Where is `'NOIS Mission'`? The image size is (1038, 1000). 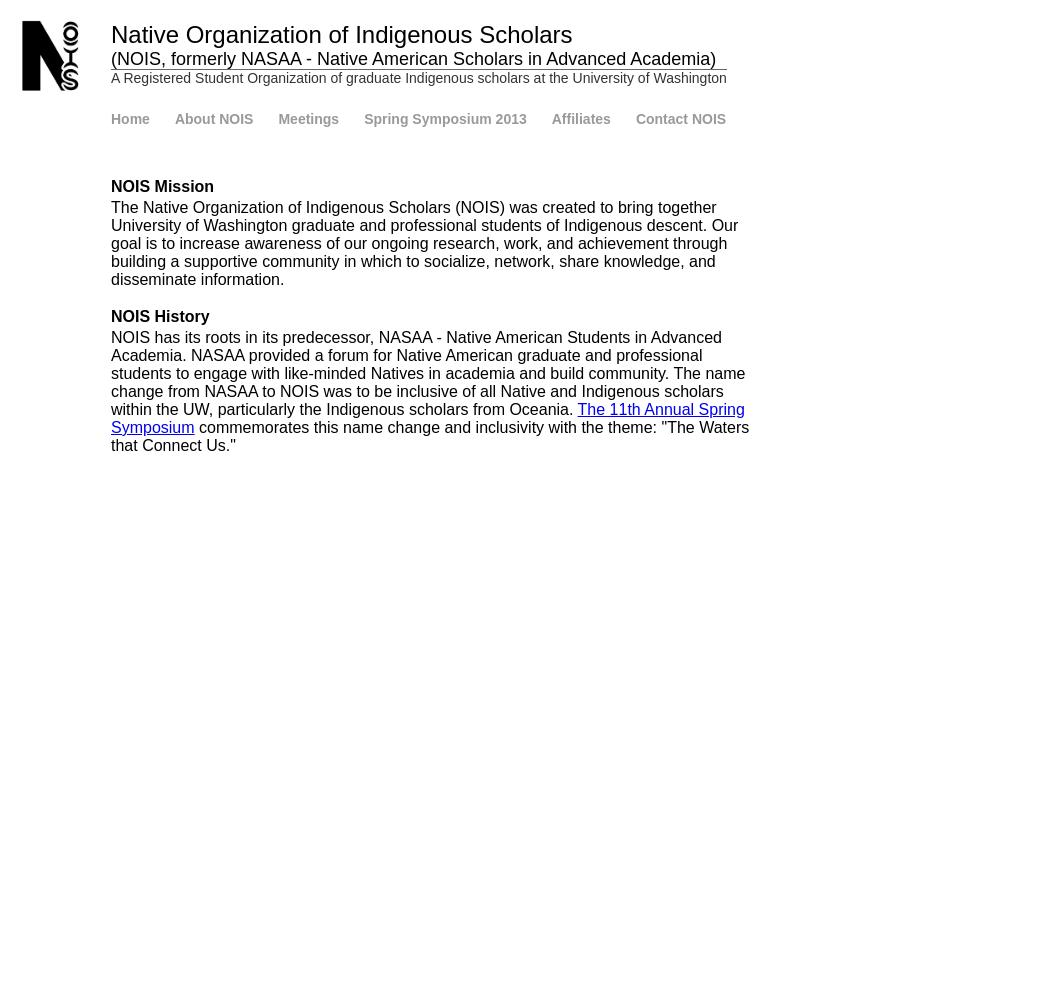 'NOIS Mission' is located at coordinates (161, 186).